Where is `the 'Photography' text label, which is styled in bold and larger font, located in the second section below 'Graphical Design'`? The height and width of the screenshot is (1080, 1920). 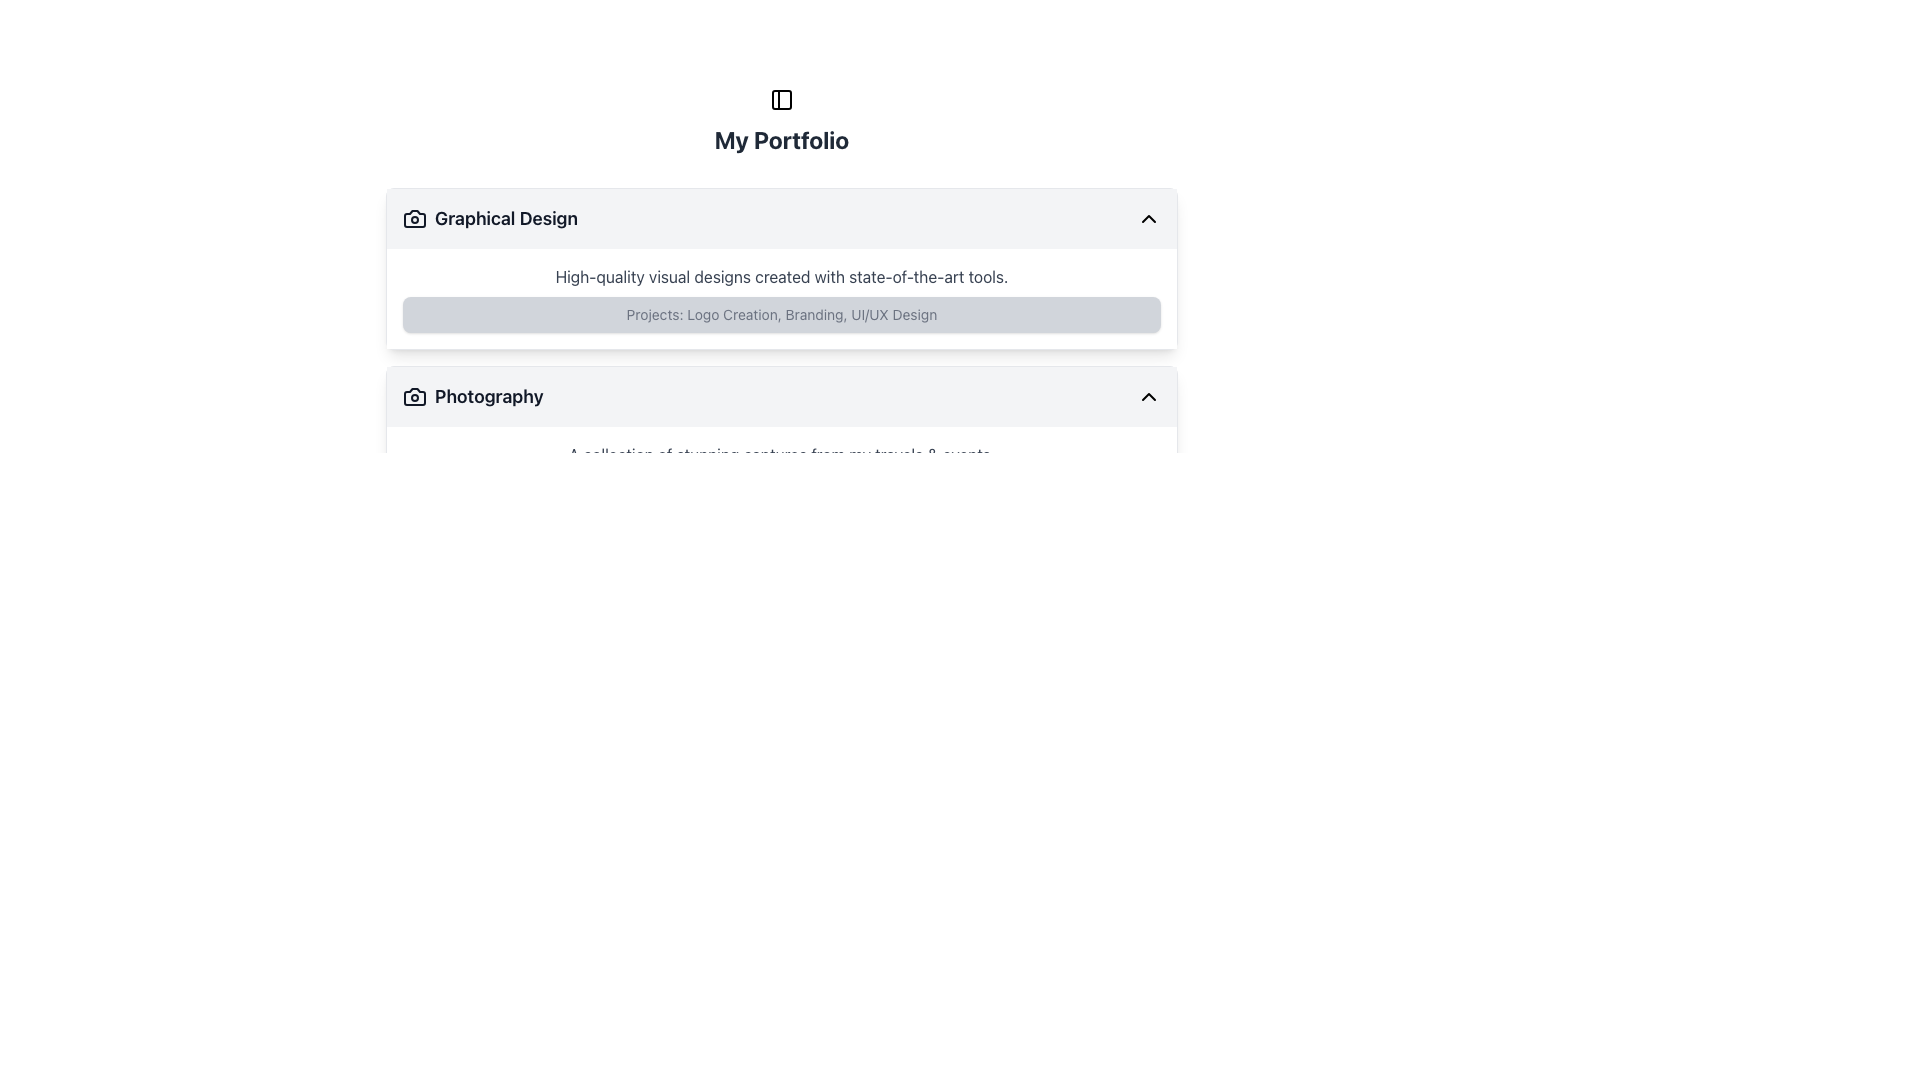 the 'Photography' text label, which is styled in bold and larger font, located in the second section below 'Graphical Design' is located at coordinates (472, 397).